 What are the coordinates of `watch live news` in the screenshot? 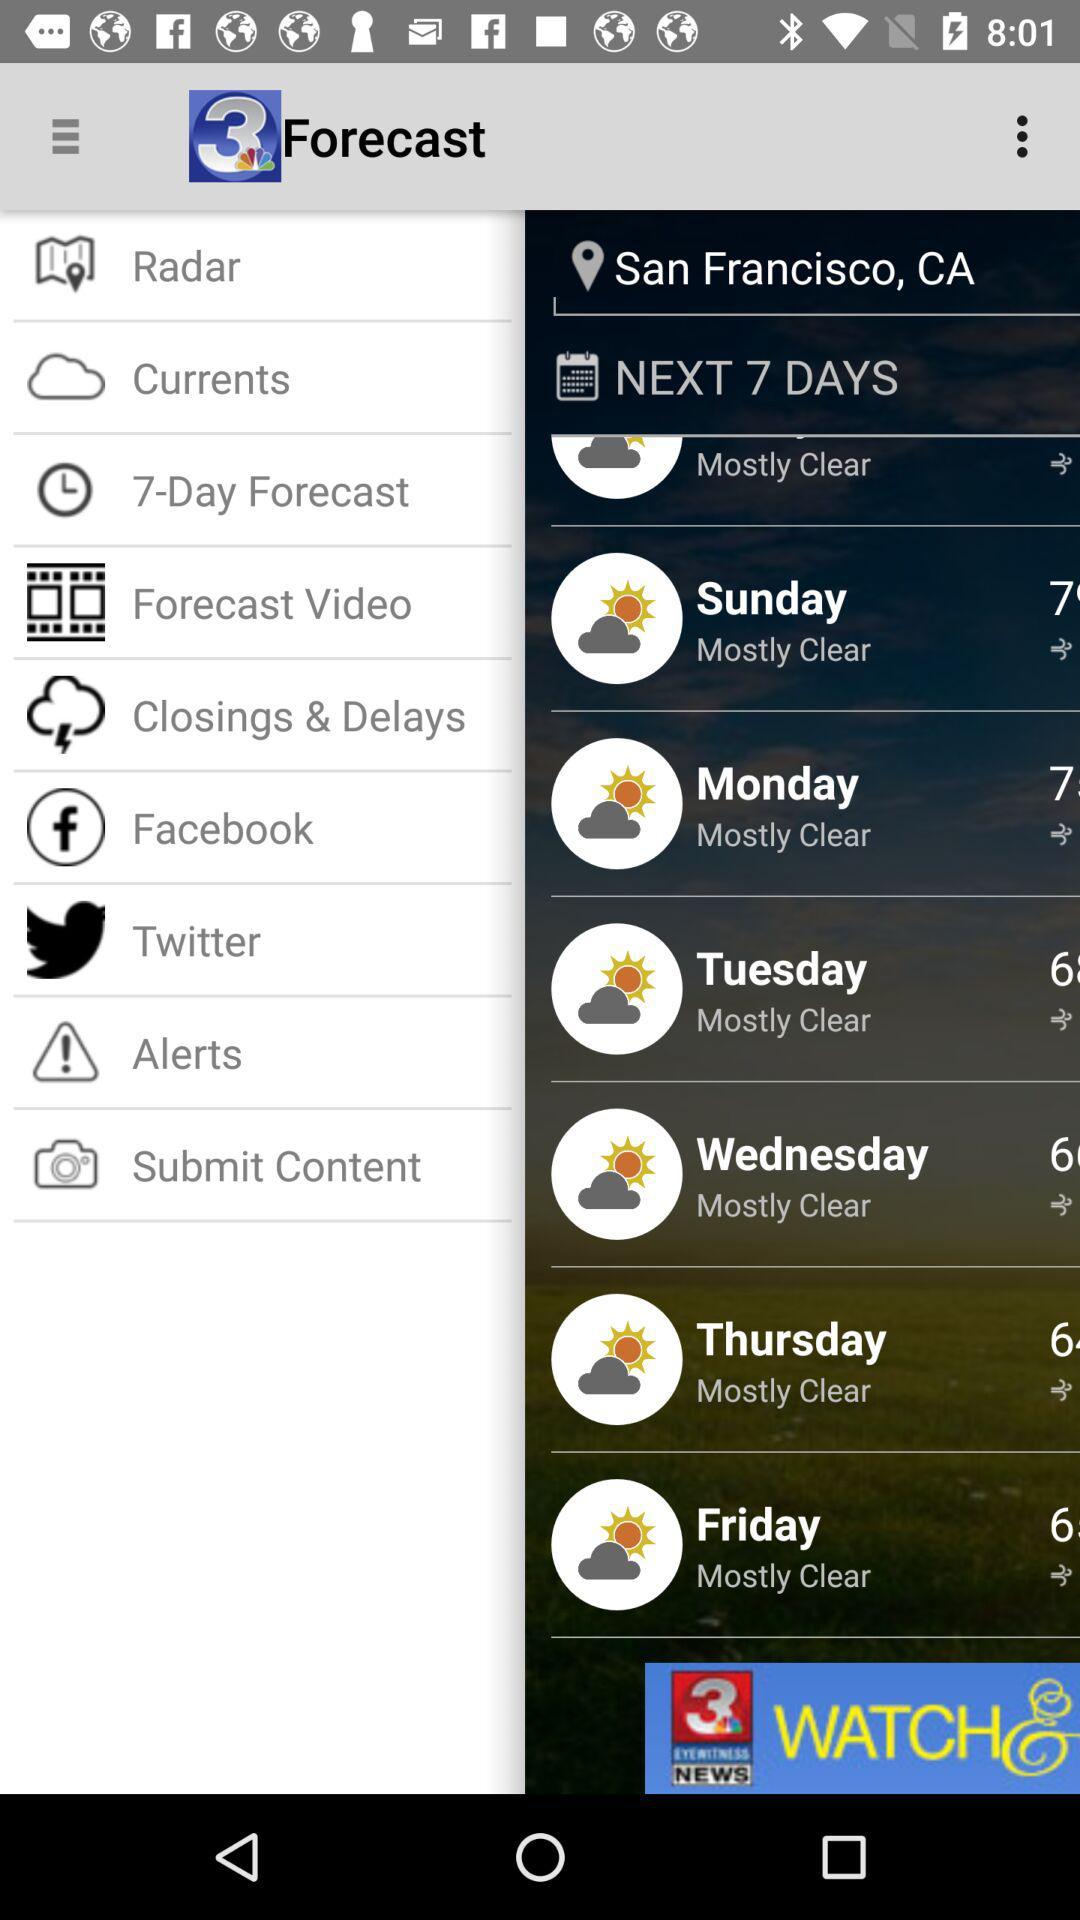 It's located at (861, 1727).